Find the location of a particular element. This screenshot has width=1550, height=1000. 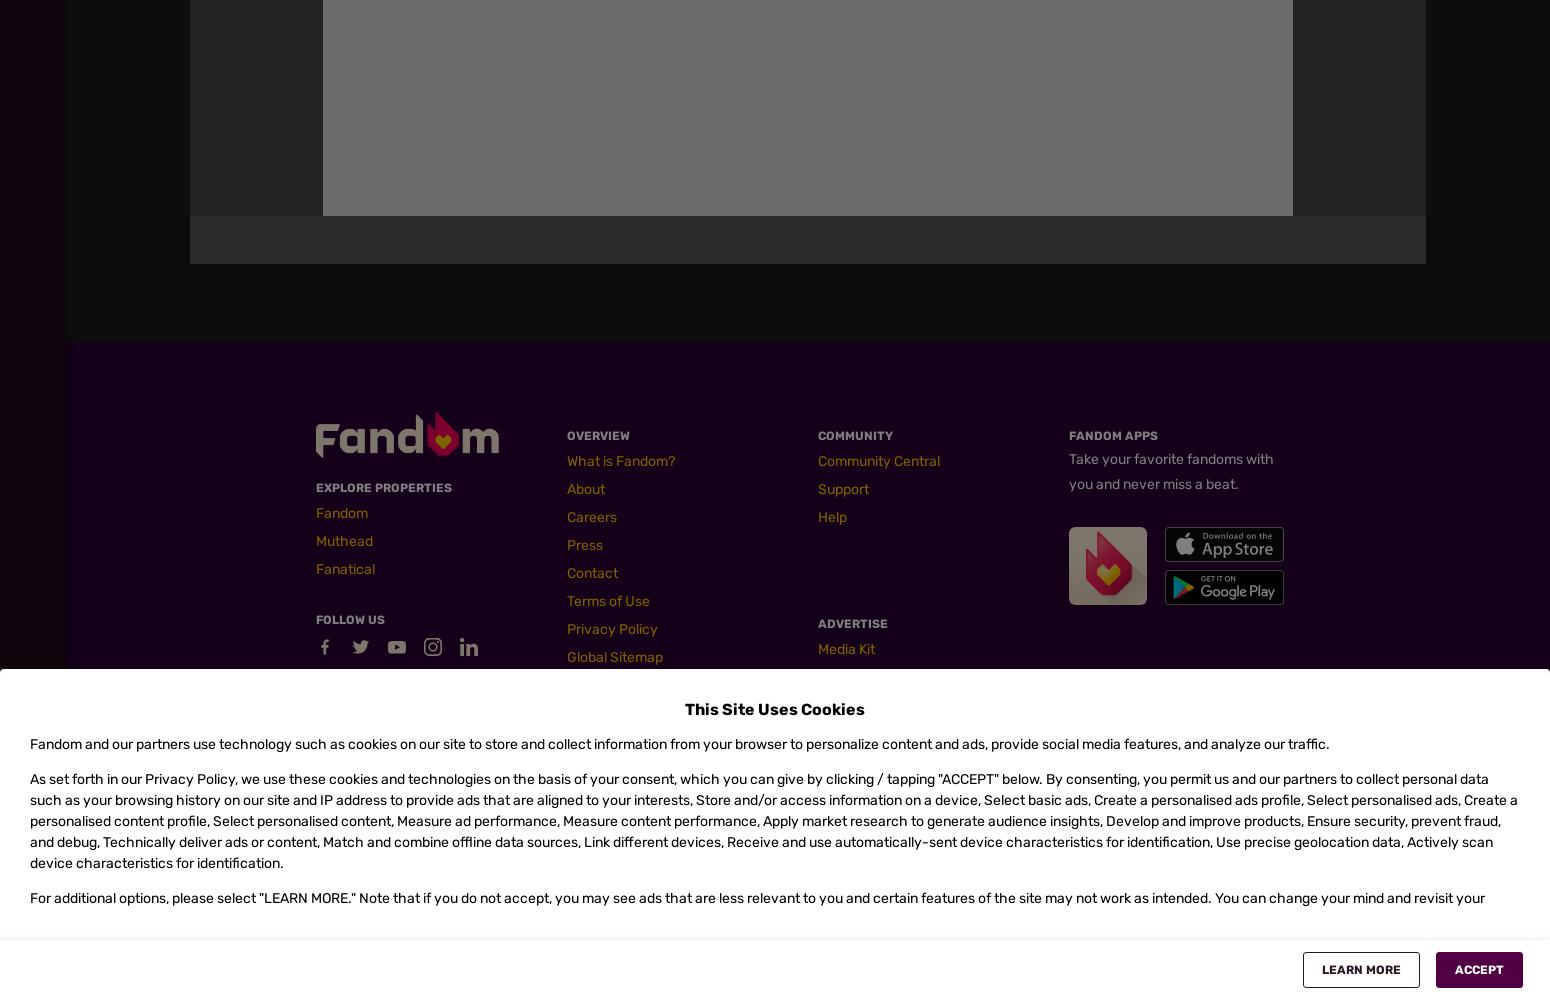

'Terms of Use' is located at coordinates (608, 600).